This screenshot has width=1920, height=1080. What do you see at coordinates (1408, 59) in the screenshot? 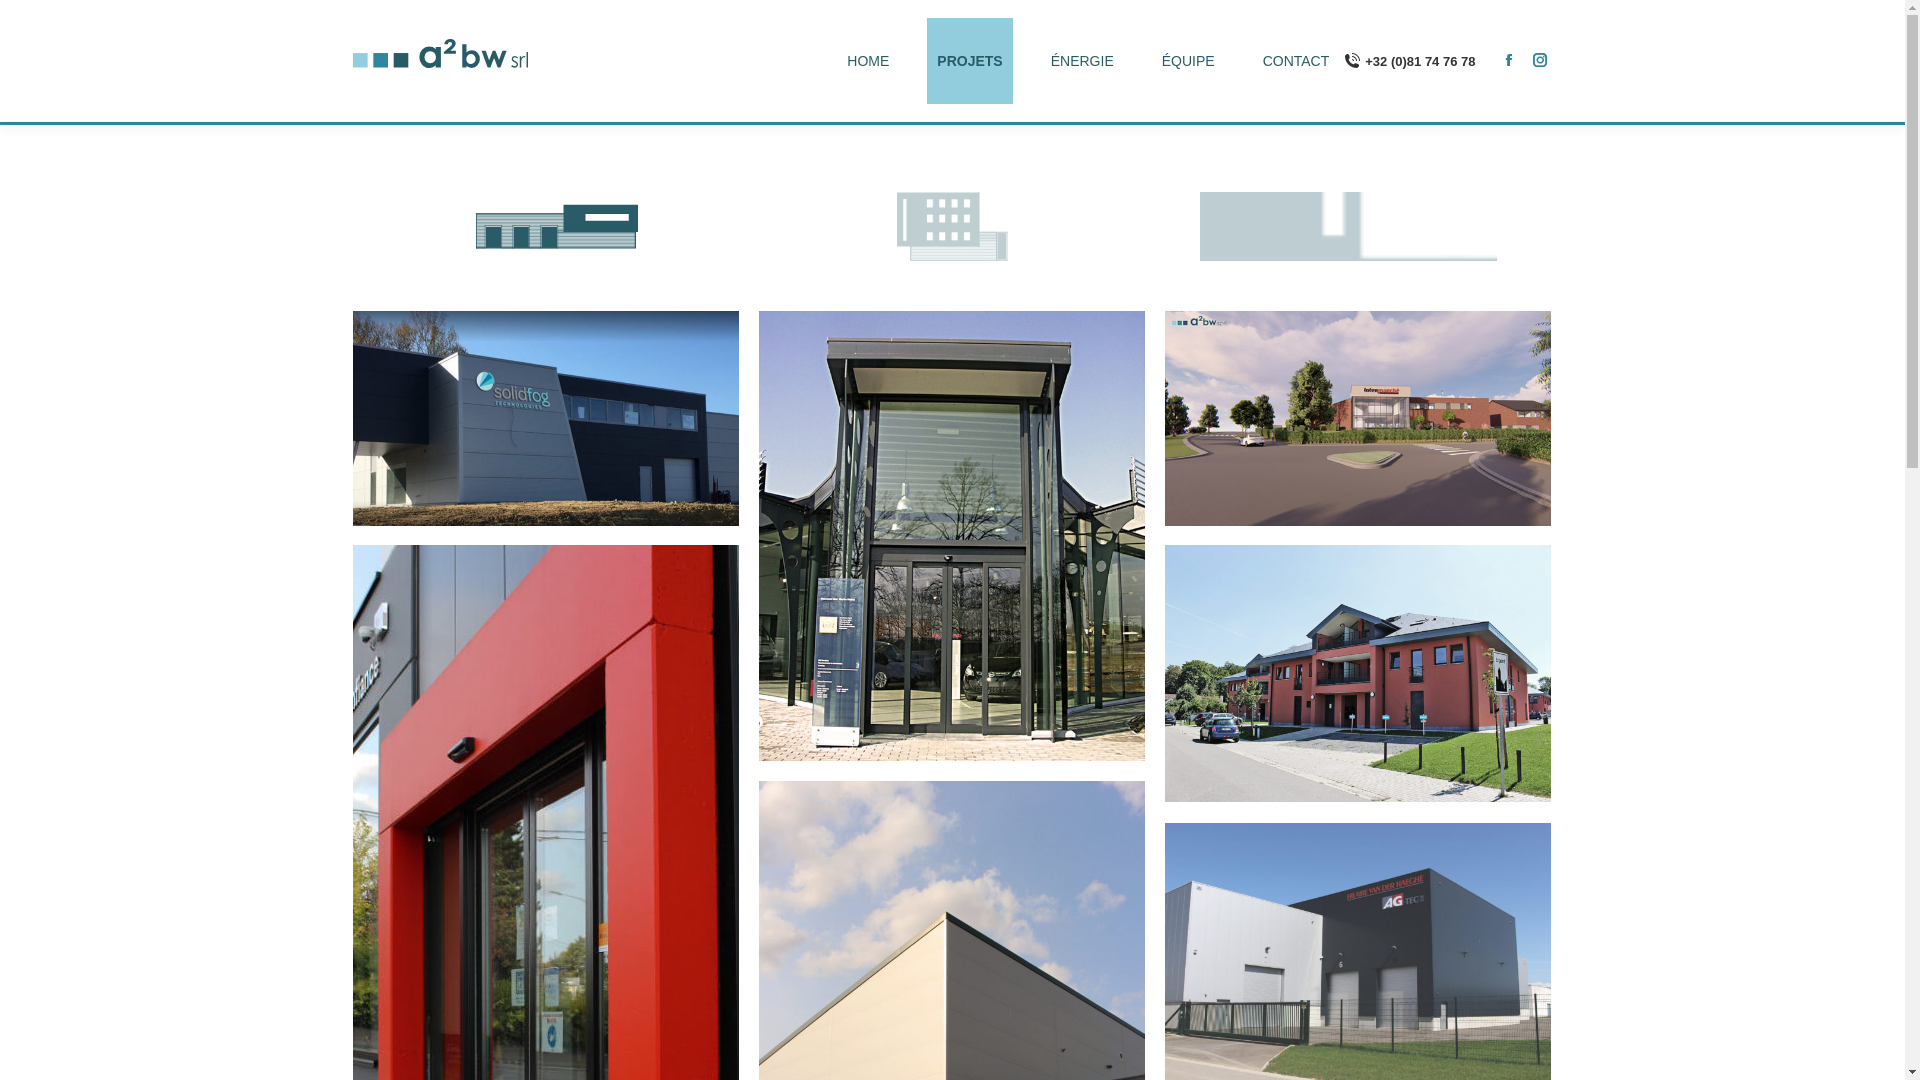
I see `'+32 (0)81 74 76 78'` at bounding box center [1408, 59].